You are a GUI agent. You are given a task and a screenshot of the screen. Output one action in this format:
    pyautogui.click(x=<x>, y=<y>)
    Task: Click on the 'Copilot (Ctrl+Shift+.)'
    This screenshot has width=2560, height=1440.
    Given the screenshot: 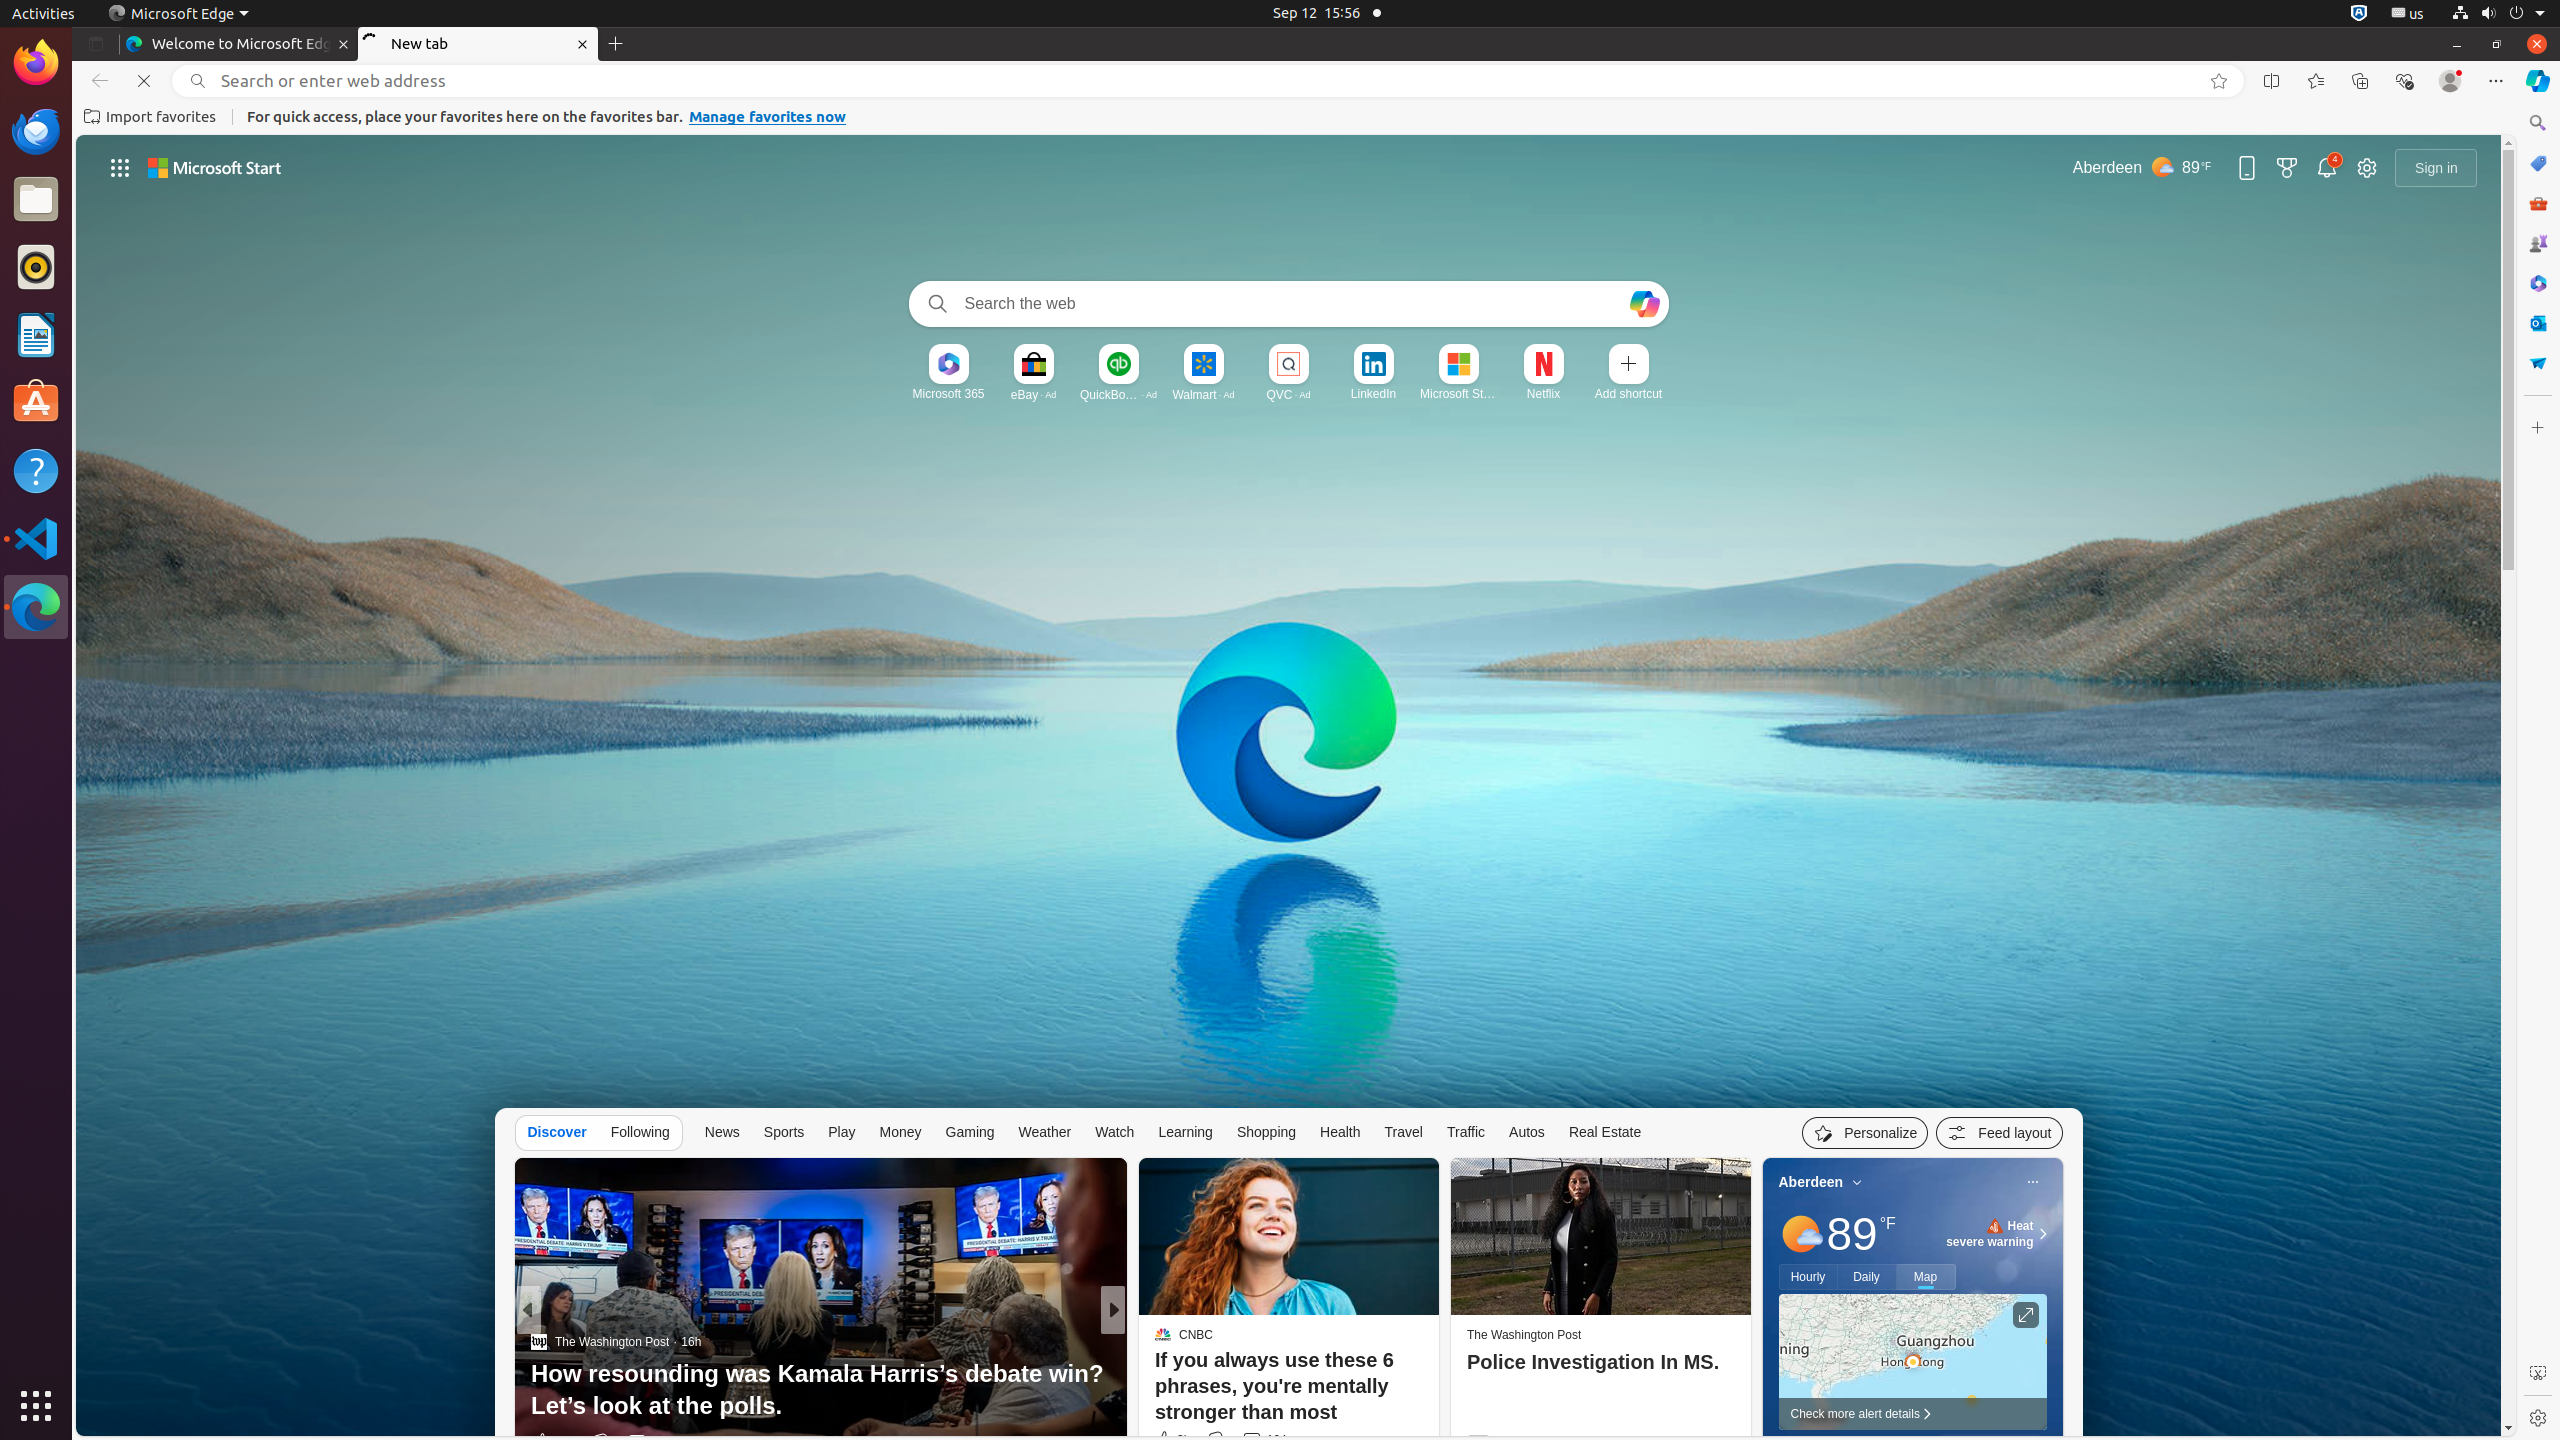 What is the action you would take?
    pyautogui.click(x=2536, y=80)
    